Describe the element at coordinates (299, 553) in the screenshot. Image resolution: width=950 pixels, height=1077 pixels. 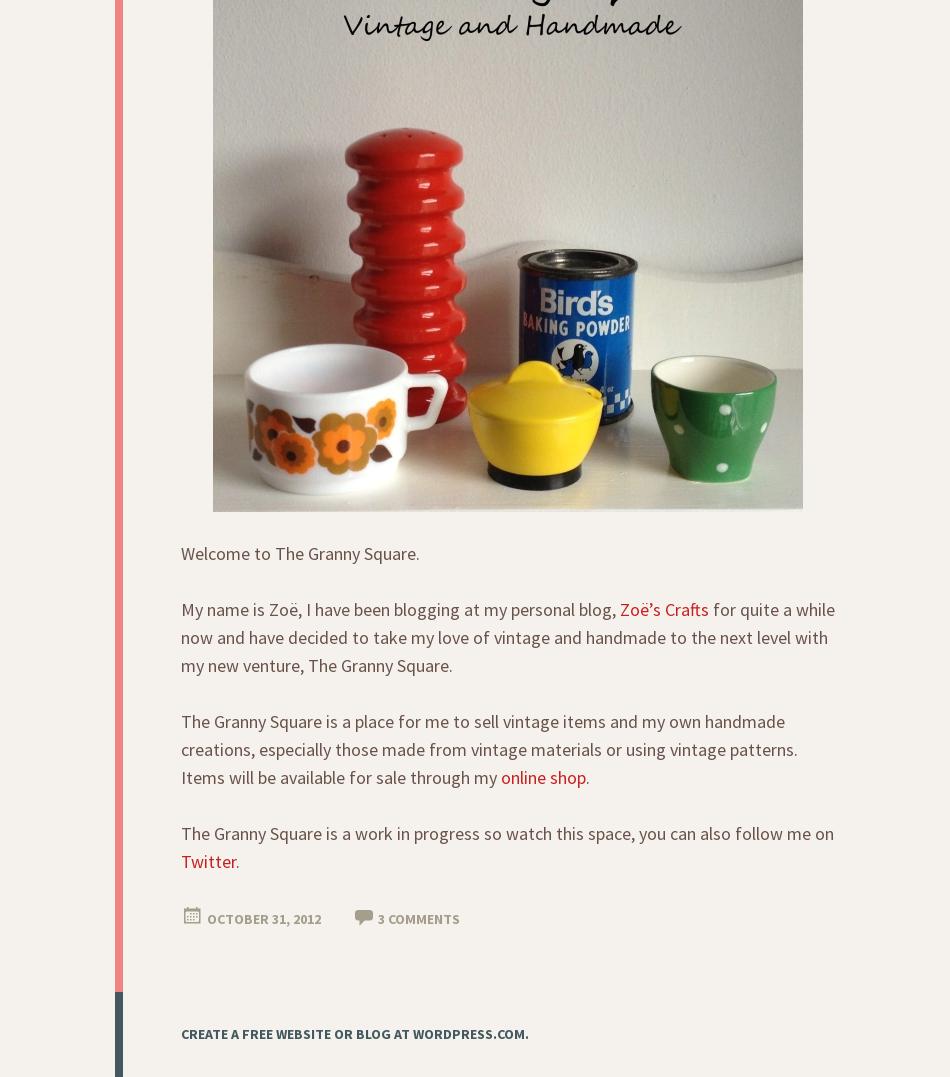
I see `'Welcome to The Granny Square.'` at that location.